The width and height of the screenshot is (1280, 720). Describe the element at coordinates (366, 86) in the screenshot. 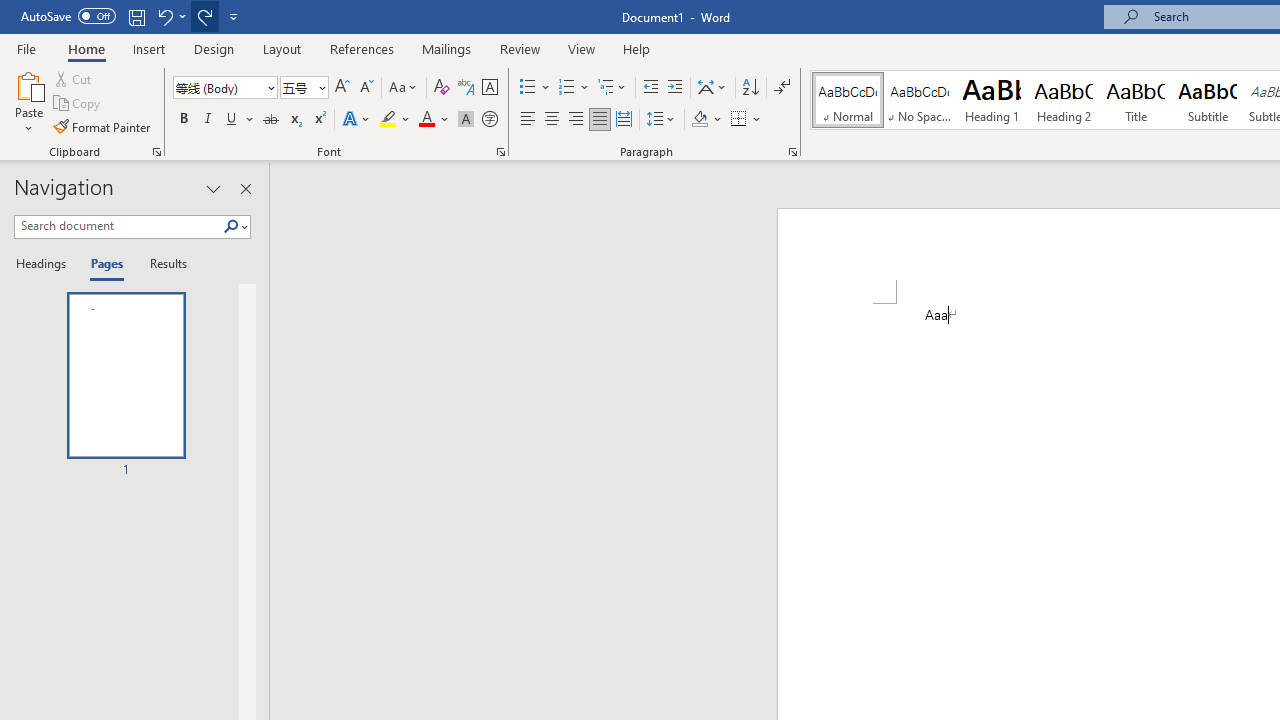

I see `'Shrink Font'` at that location.